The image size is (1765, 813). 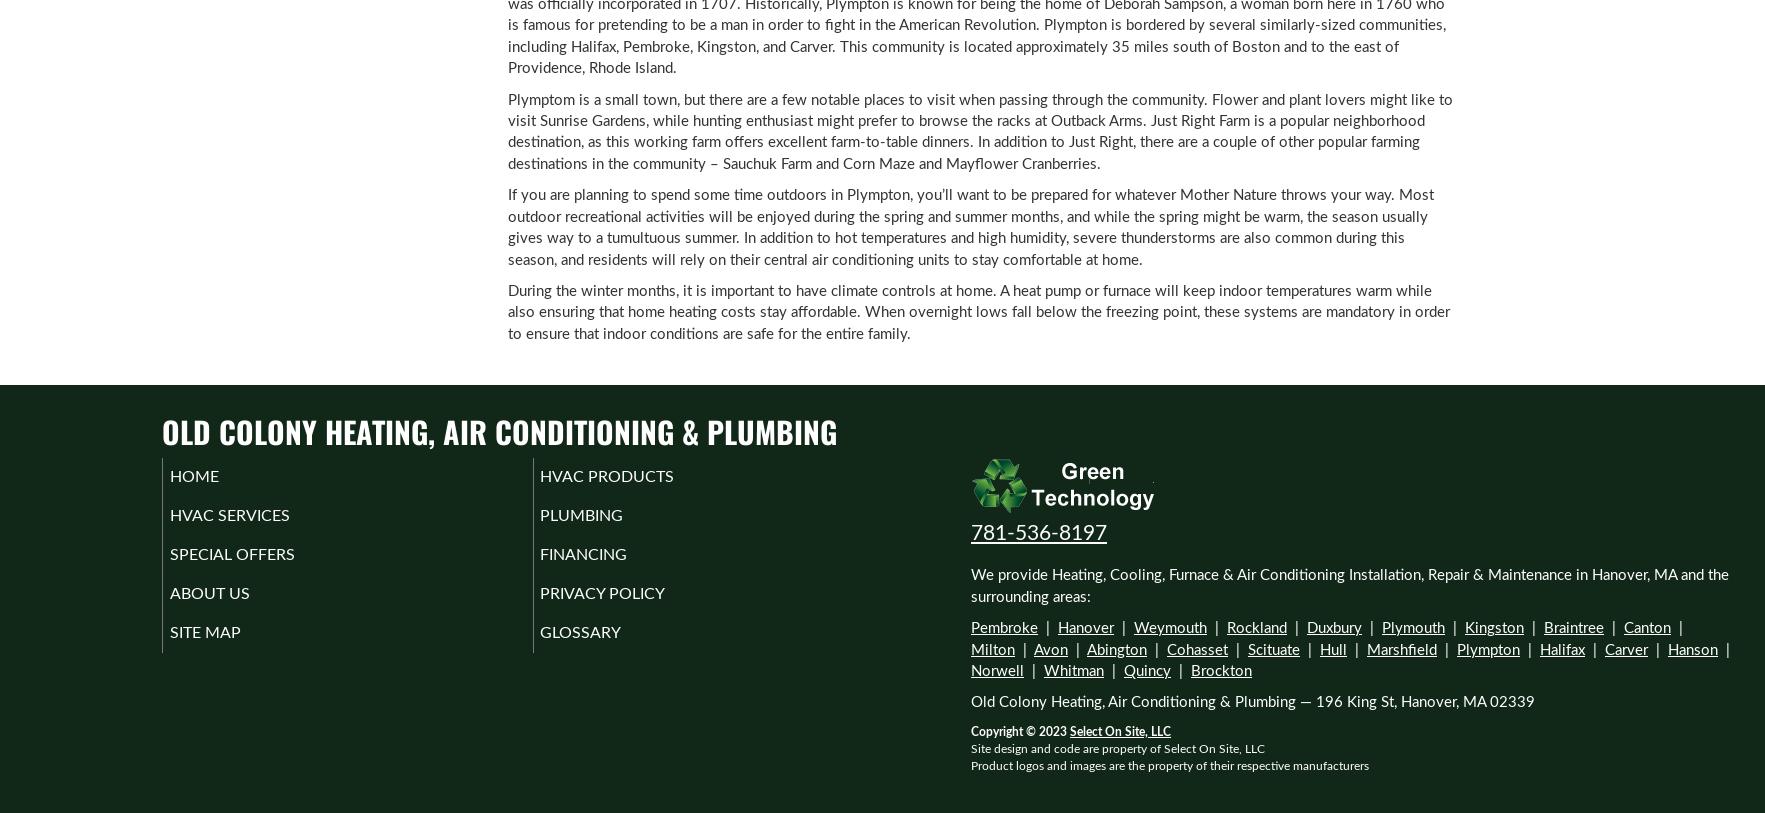 I want to click on 'Scituate', so click(x=1248, y=649).